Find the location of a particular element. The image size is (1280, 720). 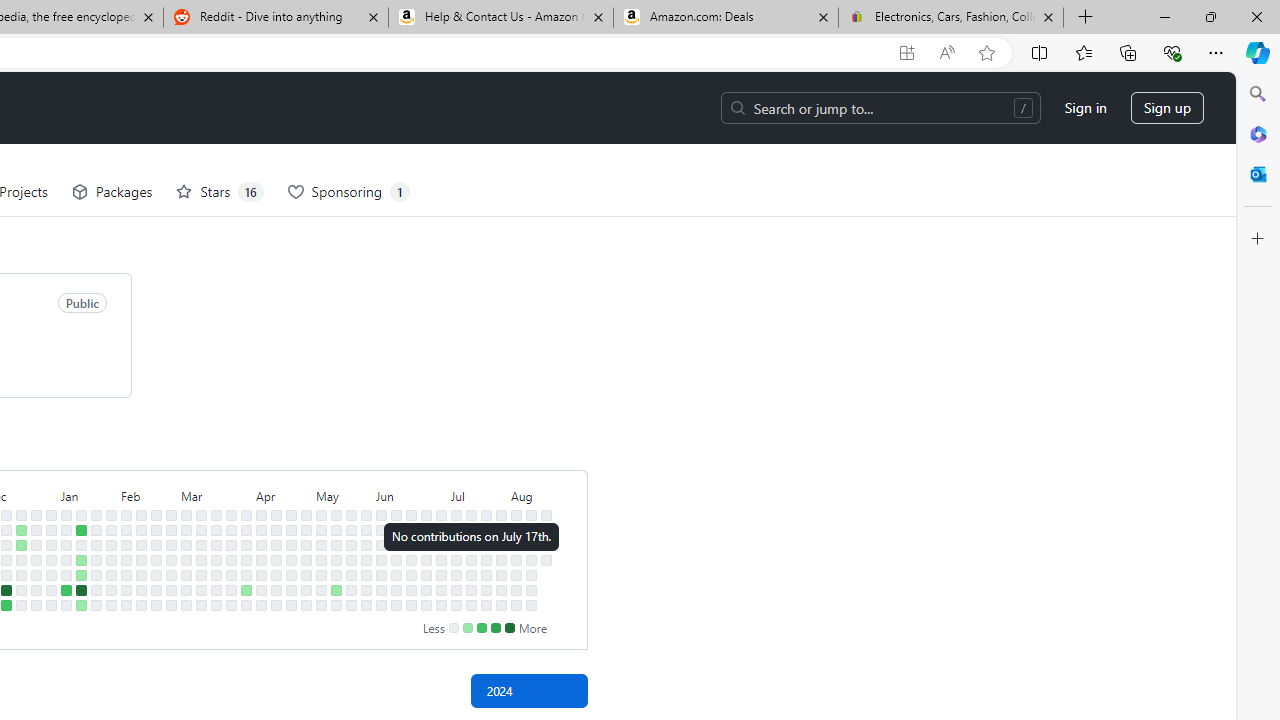

'No contributions on February 20th.' is located at coordinates (155, 545).